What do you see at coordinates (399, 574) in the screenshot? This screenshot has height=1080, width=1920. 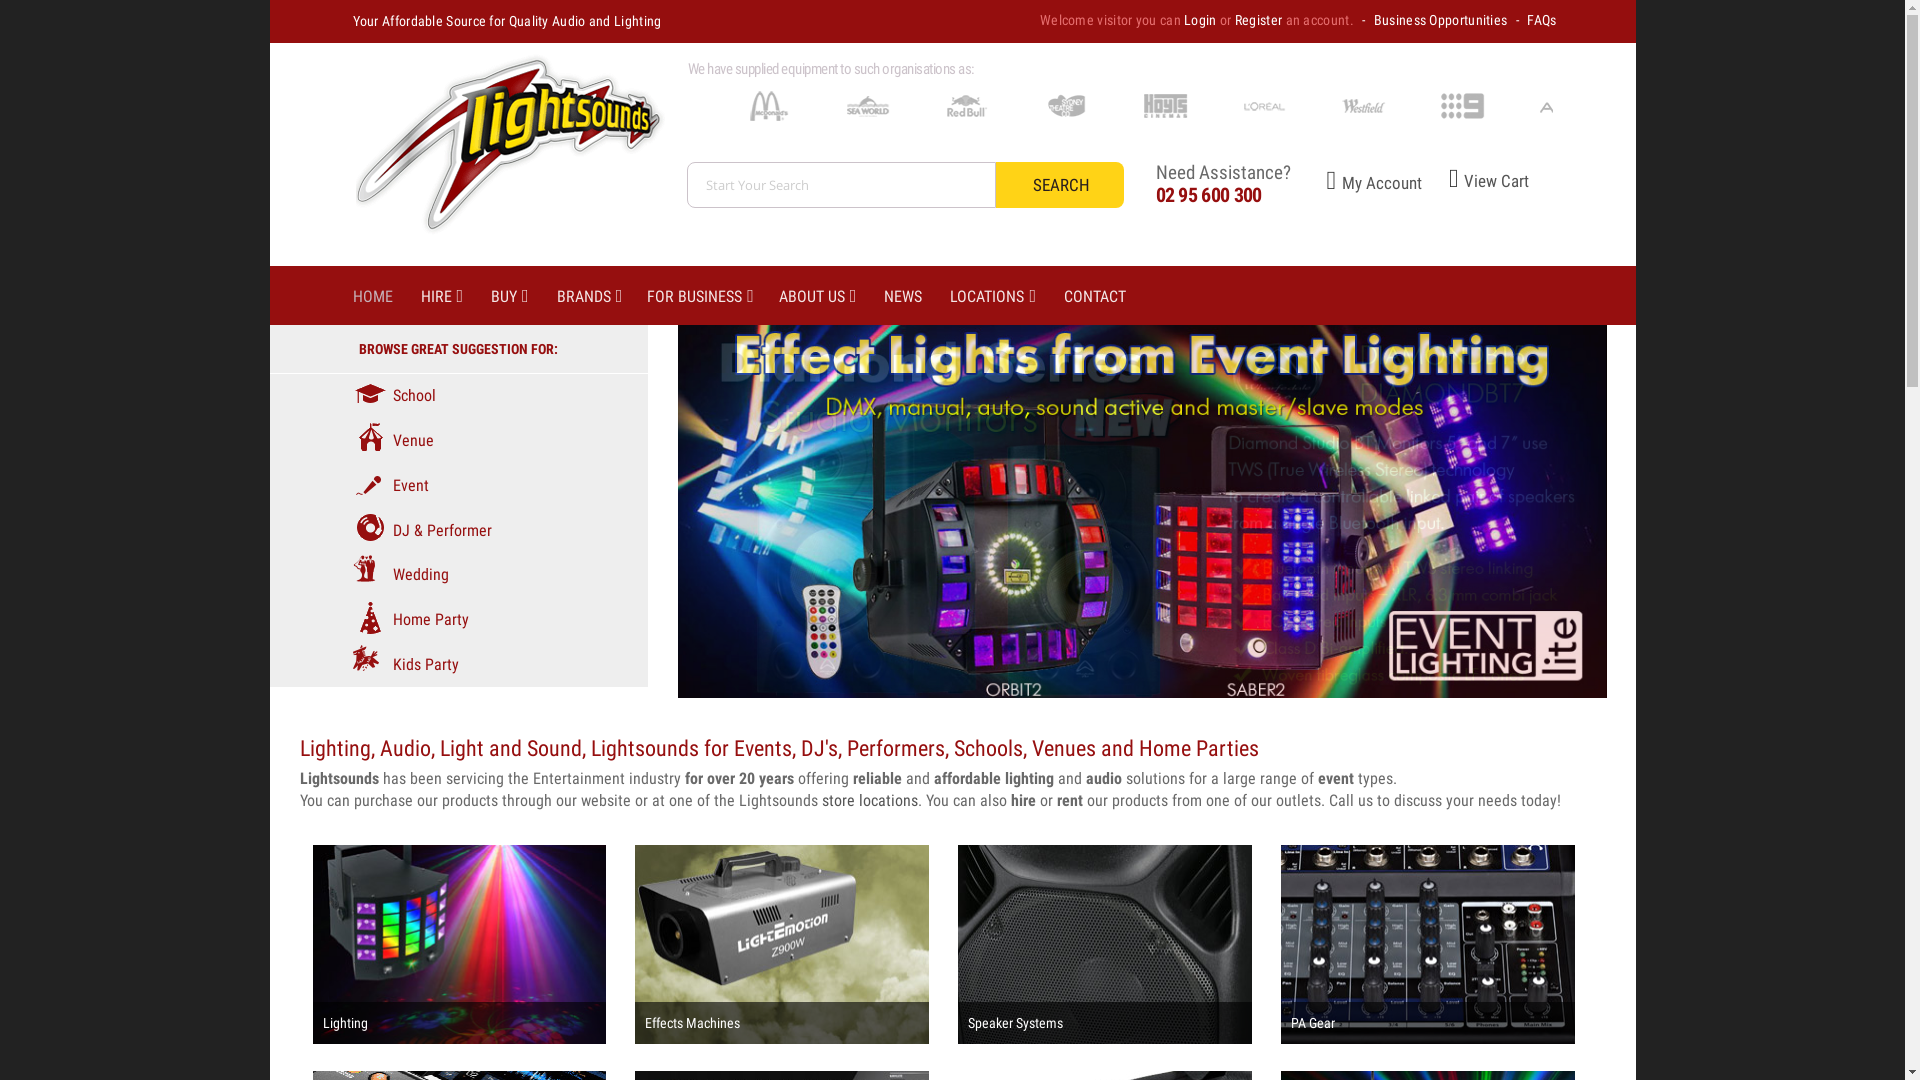 I see `'Wedding'` at bounding box center [399, 574].